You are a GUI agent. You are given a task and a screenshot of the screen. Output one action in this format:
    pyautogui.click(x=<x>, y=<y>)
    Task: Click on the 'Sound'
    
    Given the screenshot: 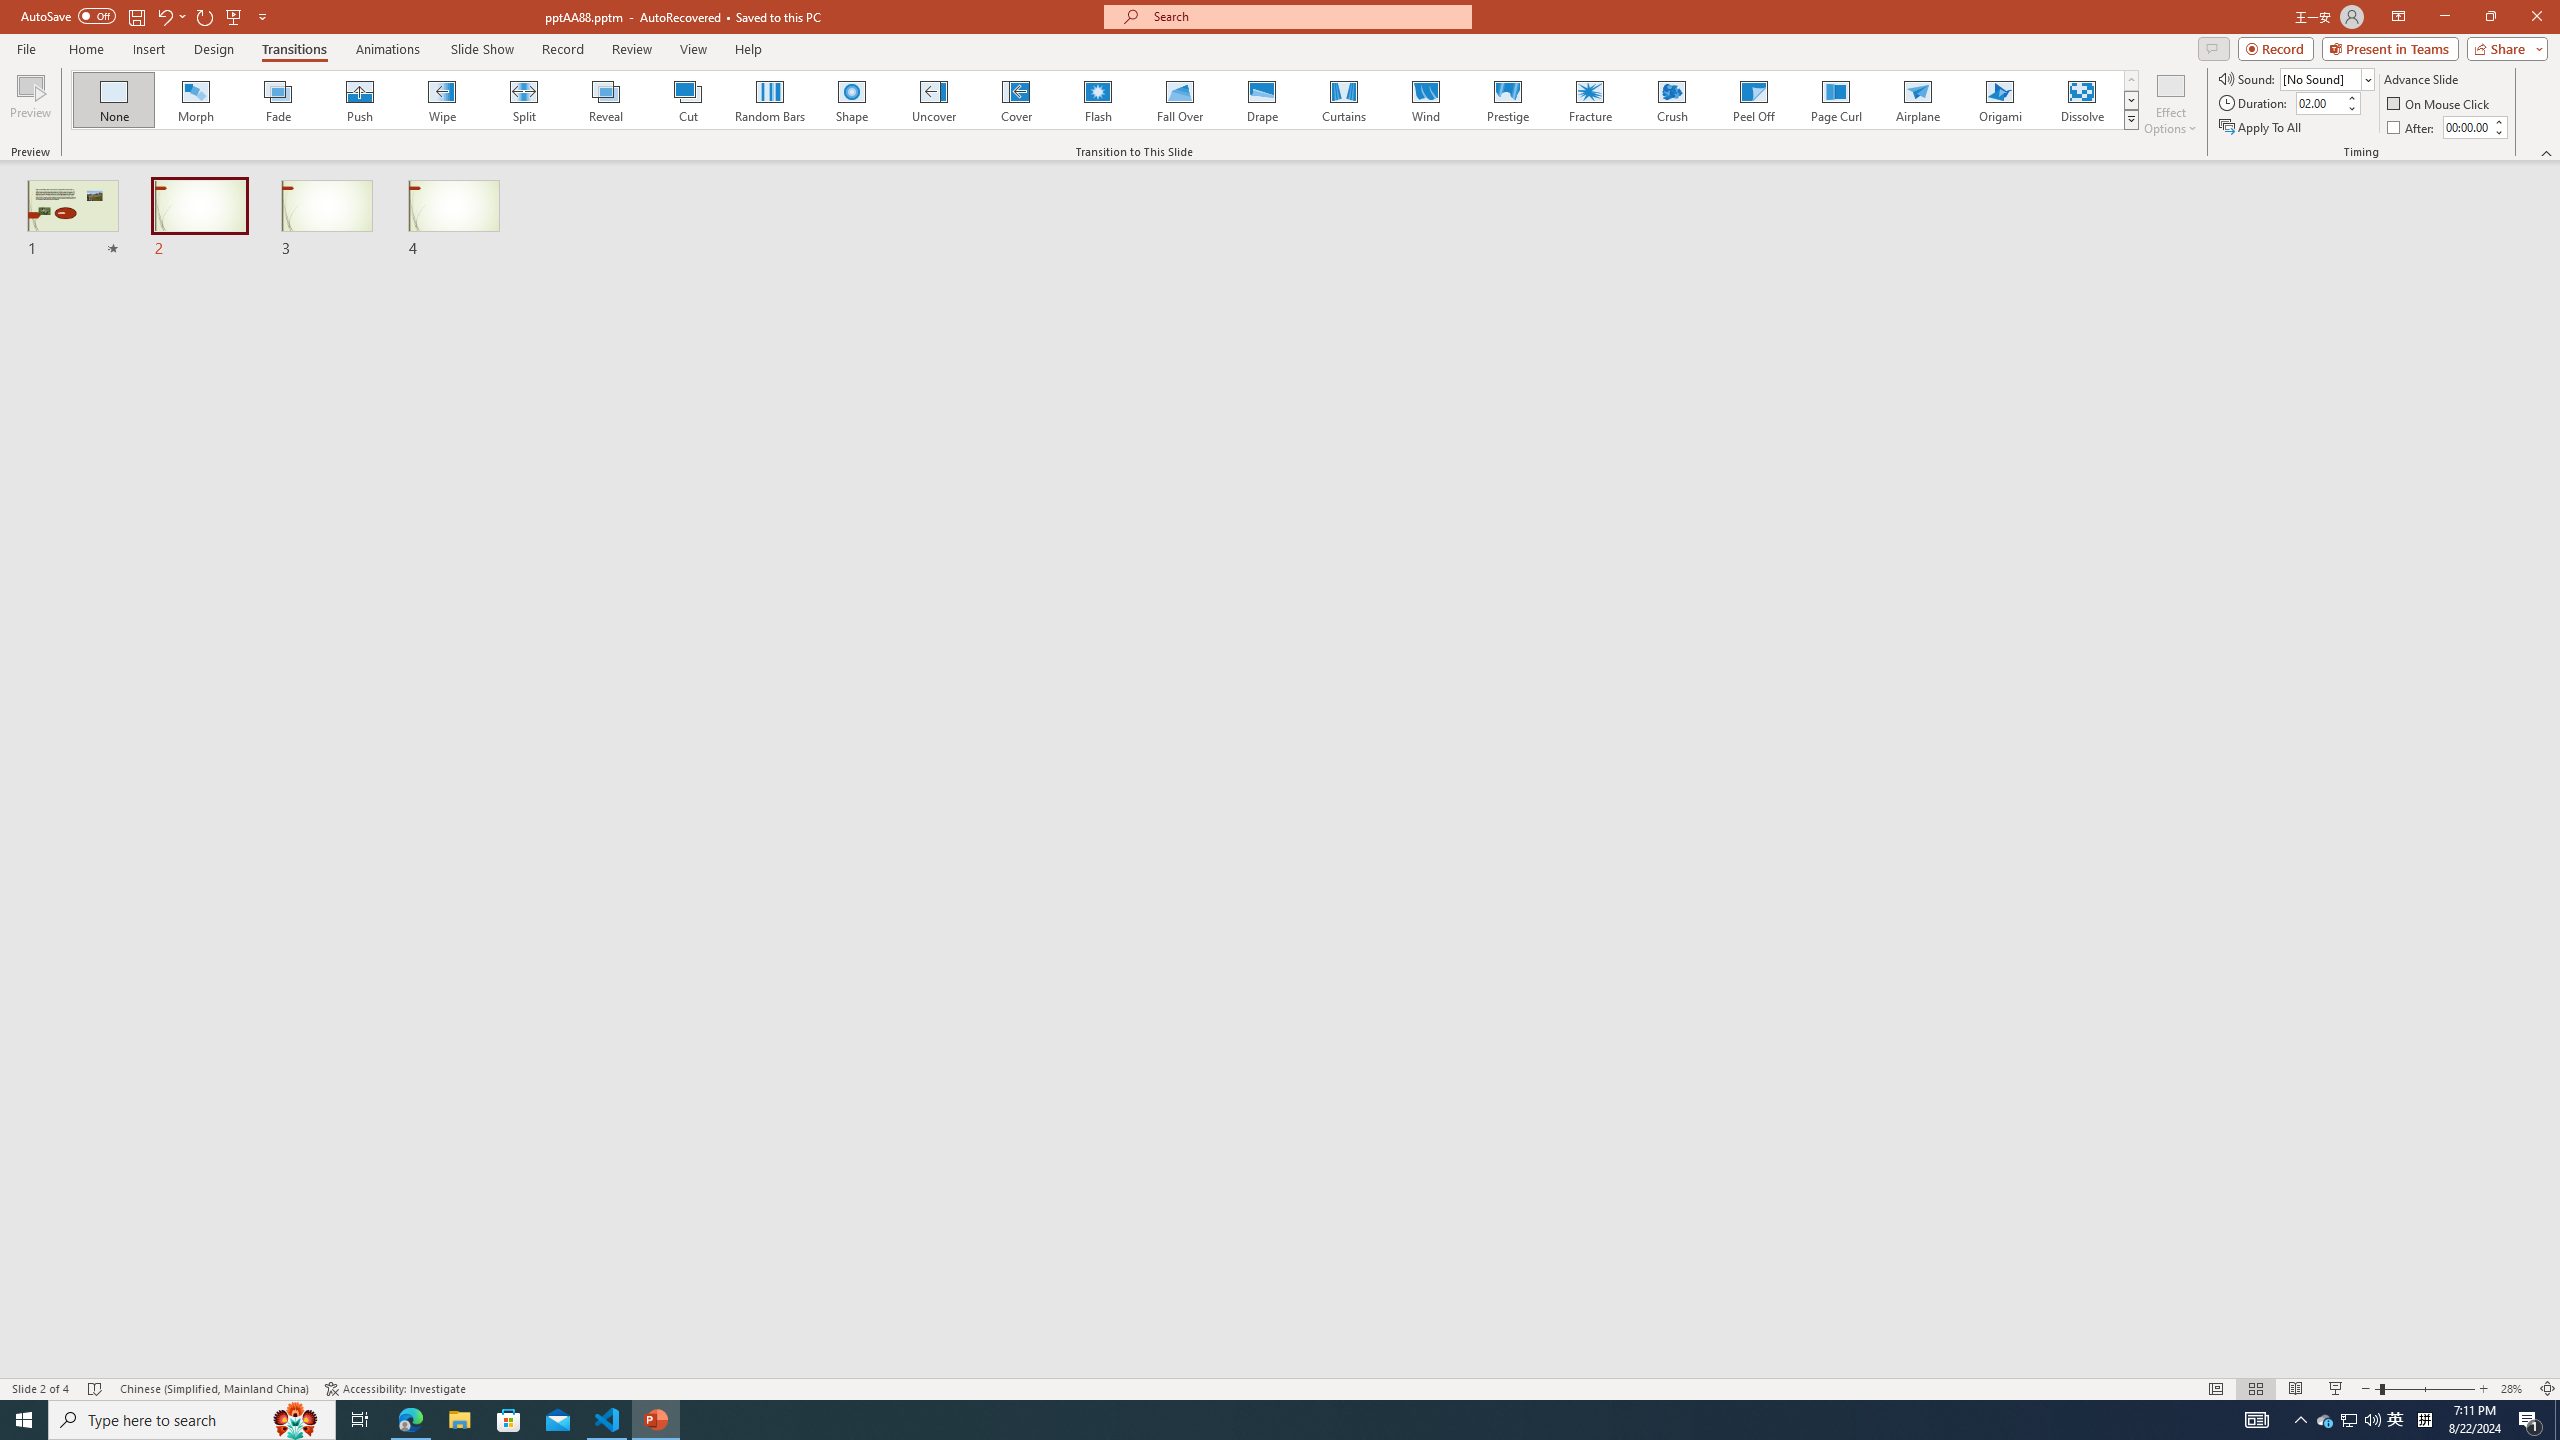 What is the action you would take?
    pyautogui.click(x=2327, y=78)
    